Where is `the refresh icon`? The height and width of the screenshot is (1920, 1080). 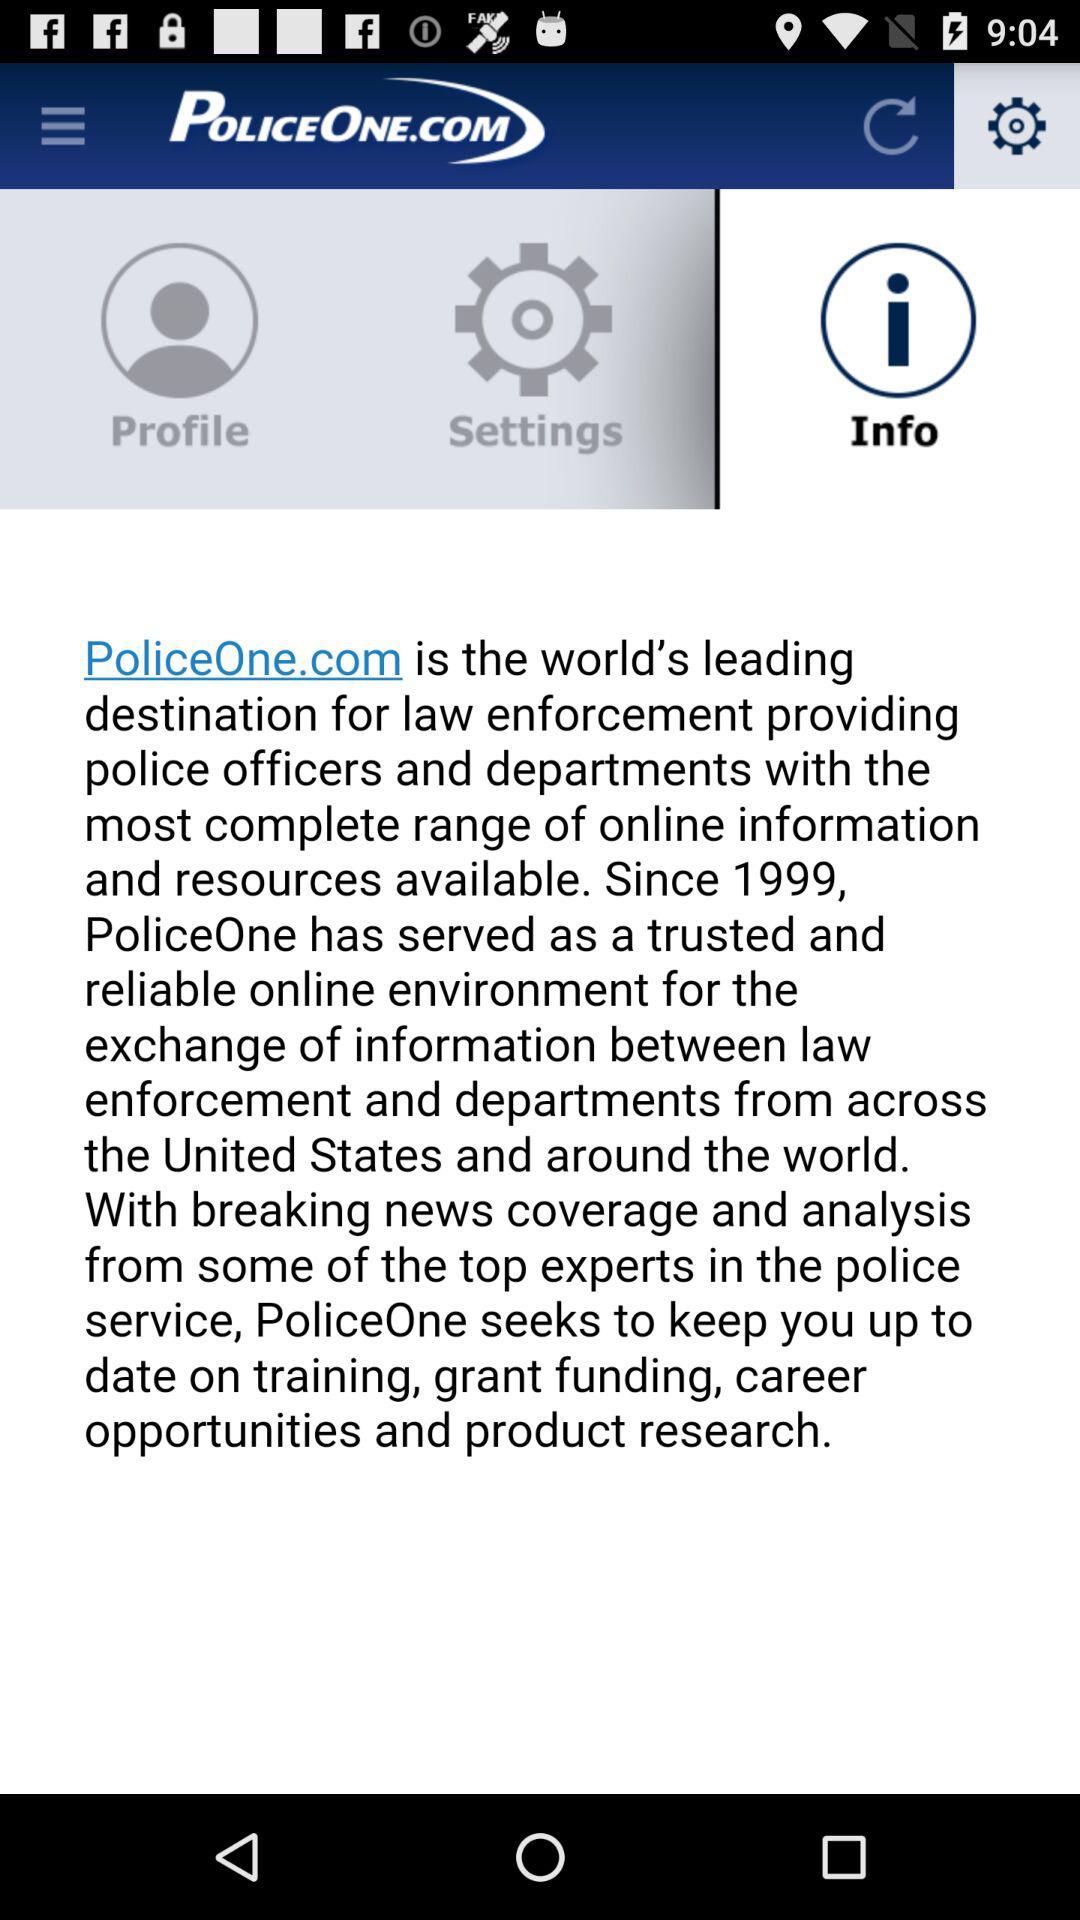
the refresh icon is located at coordinates (890, 133).